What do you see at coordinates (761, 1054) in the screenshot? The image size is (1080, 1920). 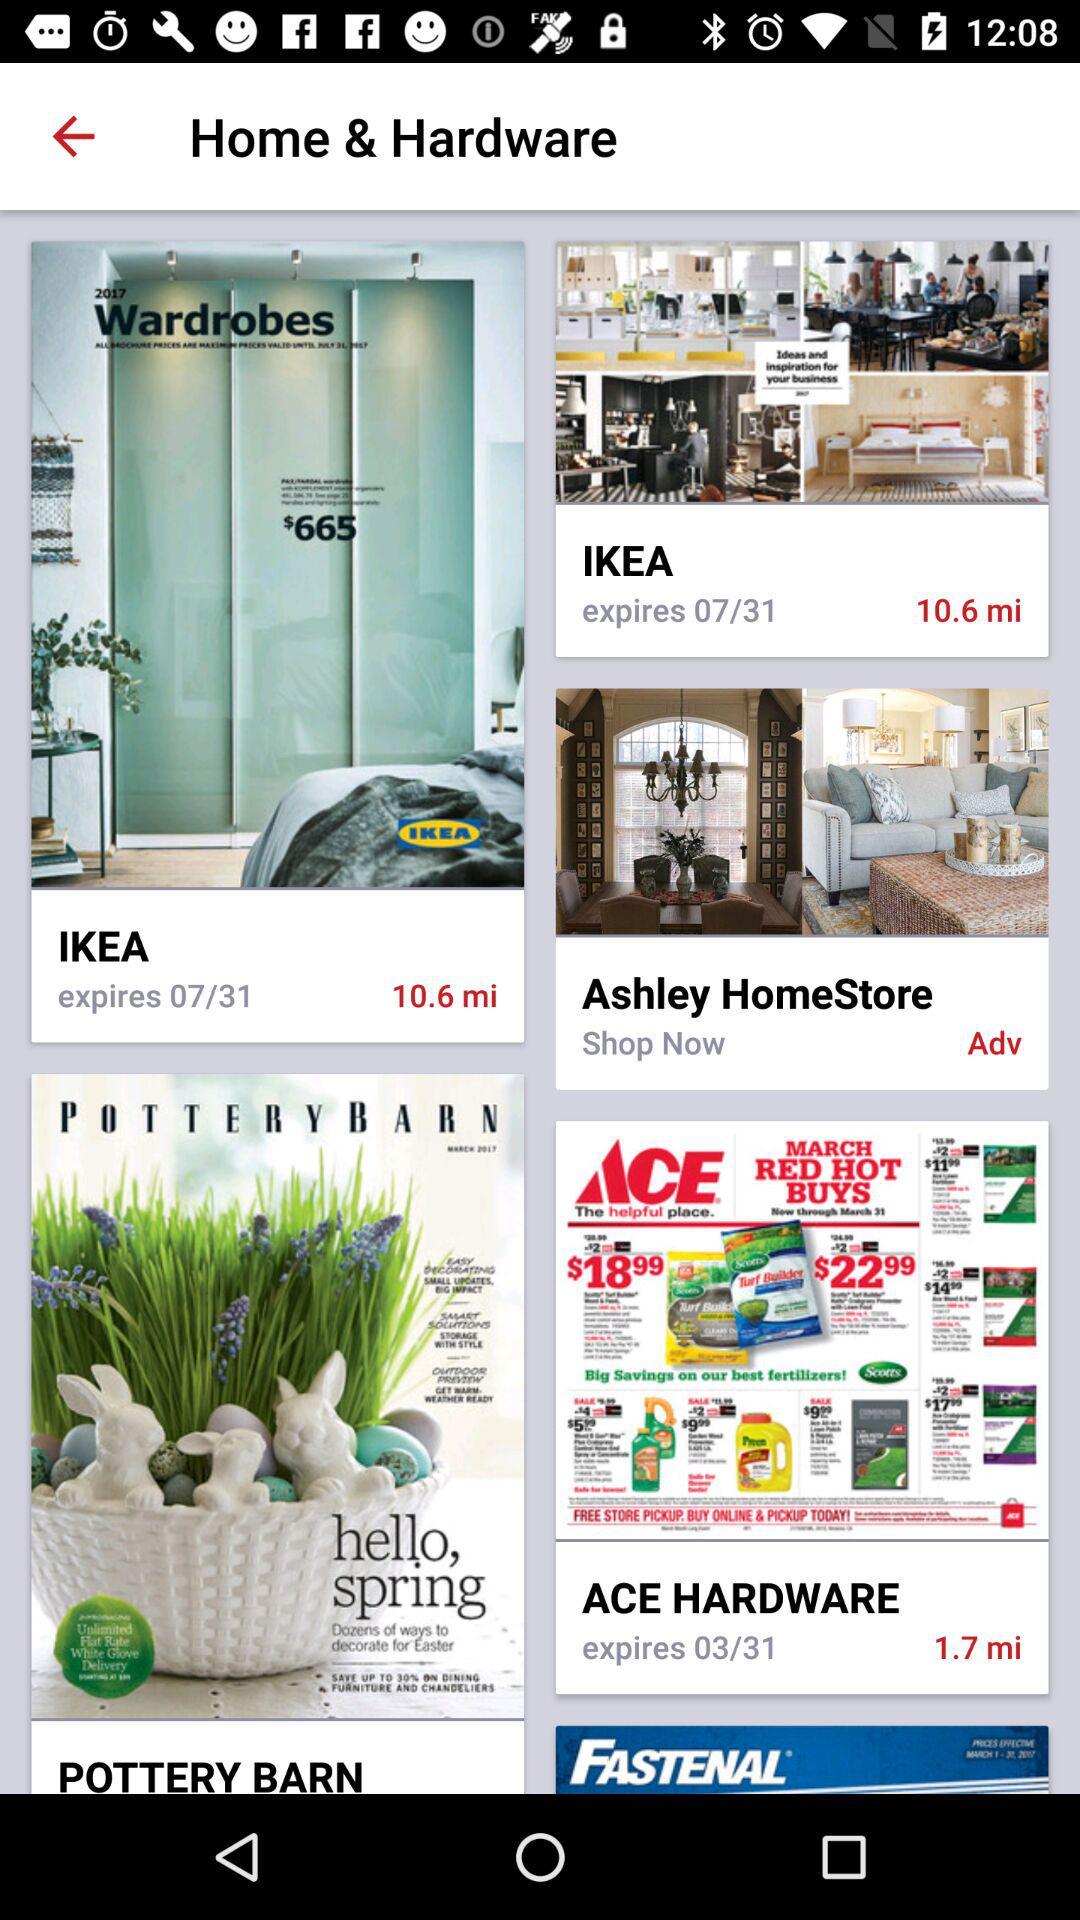 I see `the item next to the adv item` at bounding box center [761, 1054].